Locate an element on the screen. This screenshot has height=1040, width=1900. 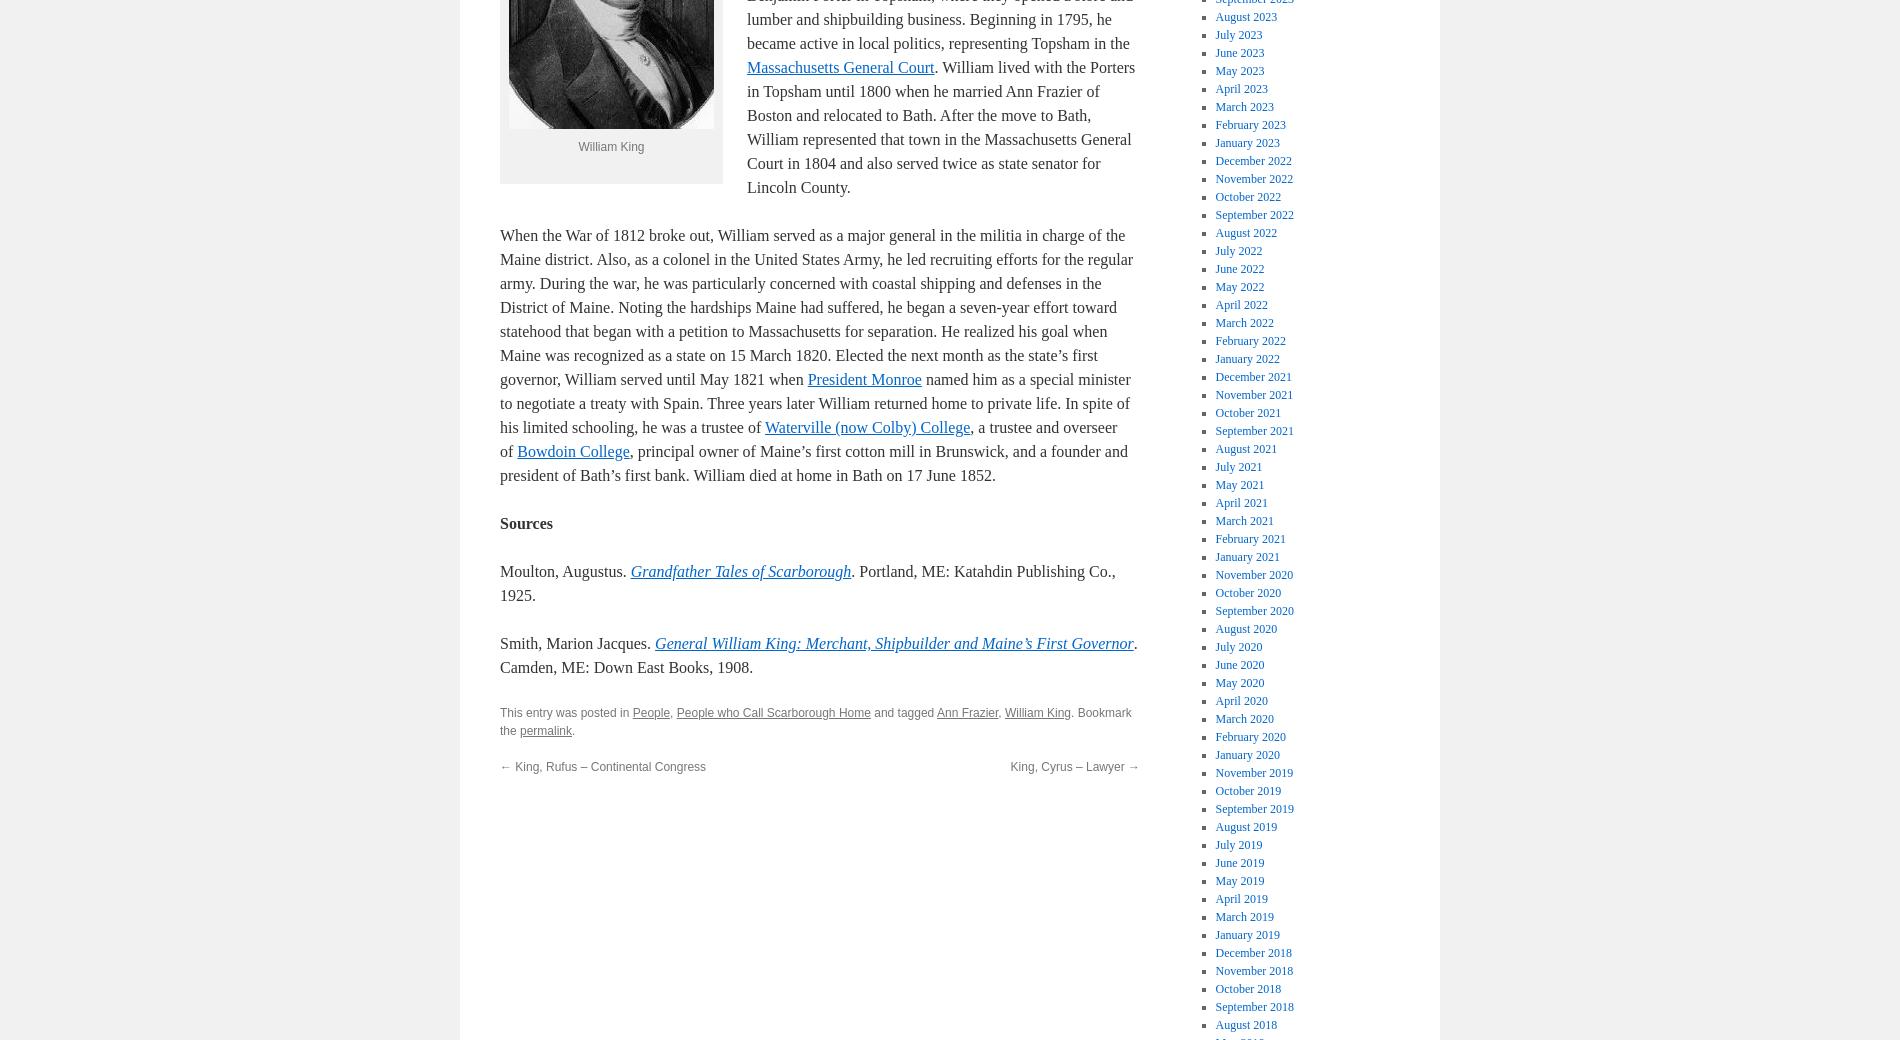
'December 2021' is located at coordinates (1214, 376).